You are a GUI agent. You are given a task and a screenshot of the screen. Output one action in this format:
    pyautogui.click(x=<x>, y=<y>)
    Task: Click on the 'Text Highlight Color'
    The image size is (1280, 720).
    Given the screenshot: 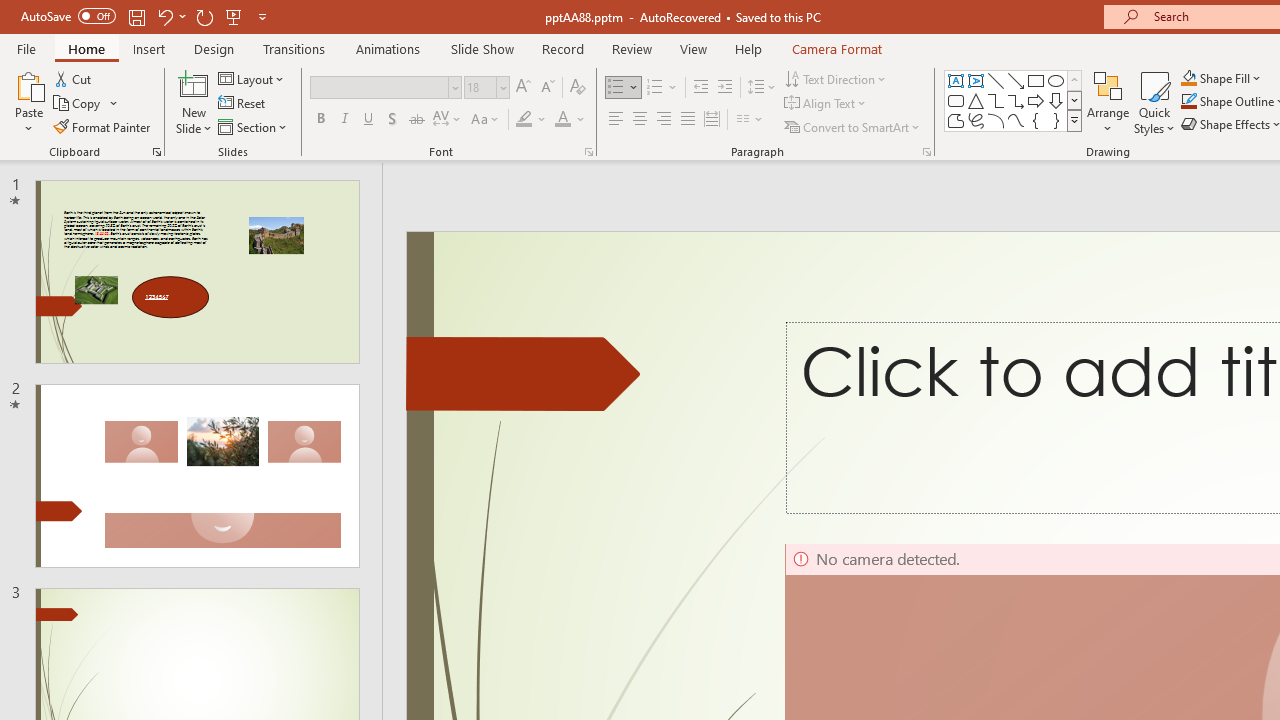 What is the action you would take?
    pyautogui.click(x=531, y=119)
    